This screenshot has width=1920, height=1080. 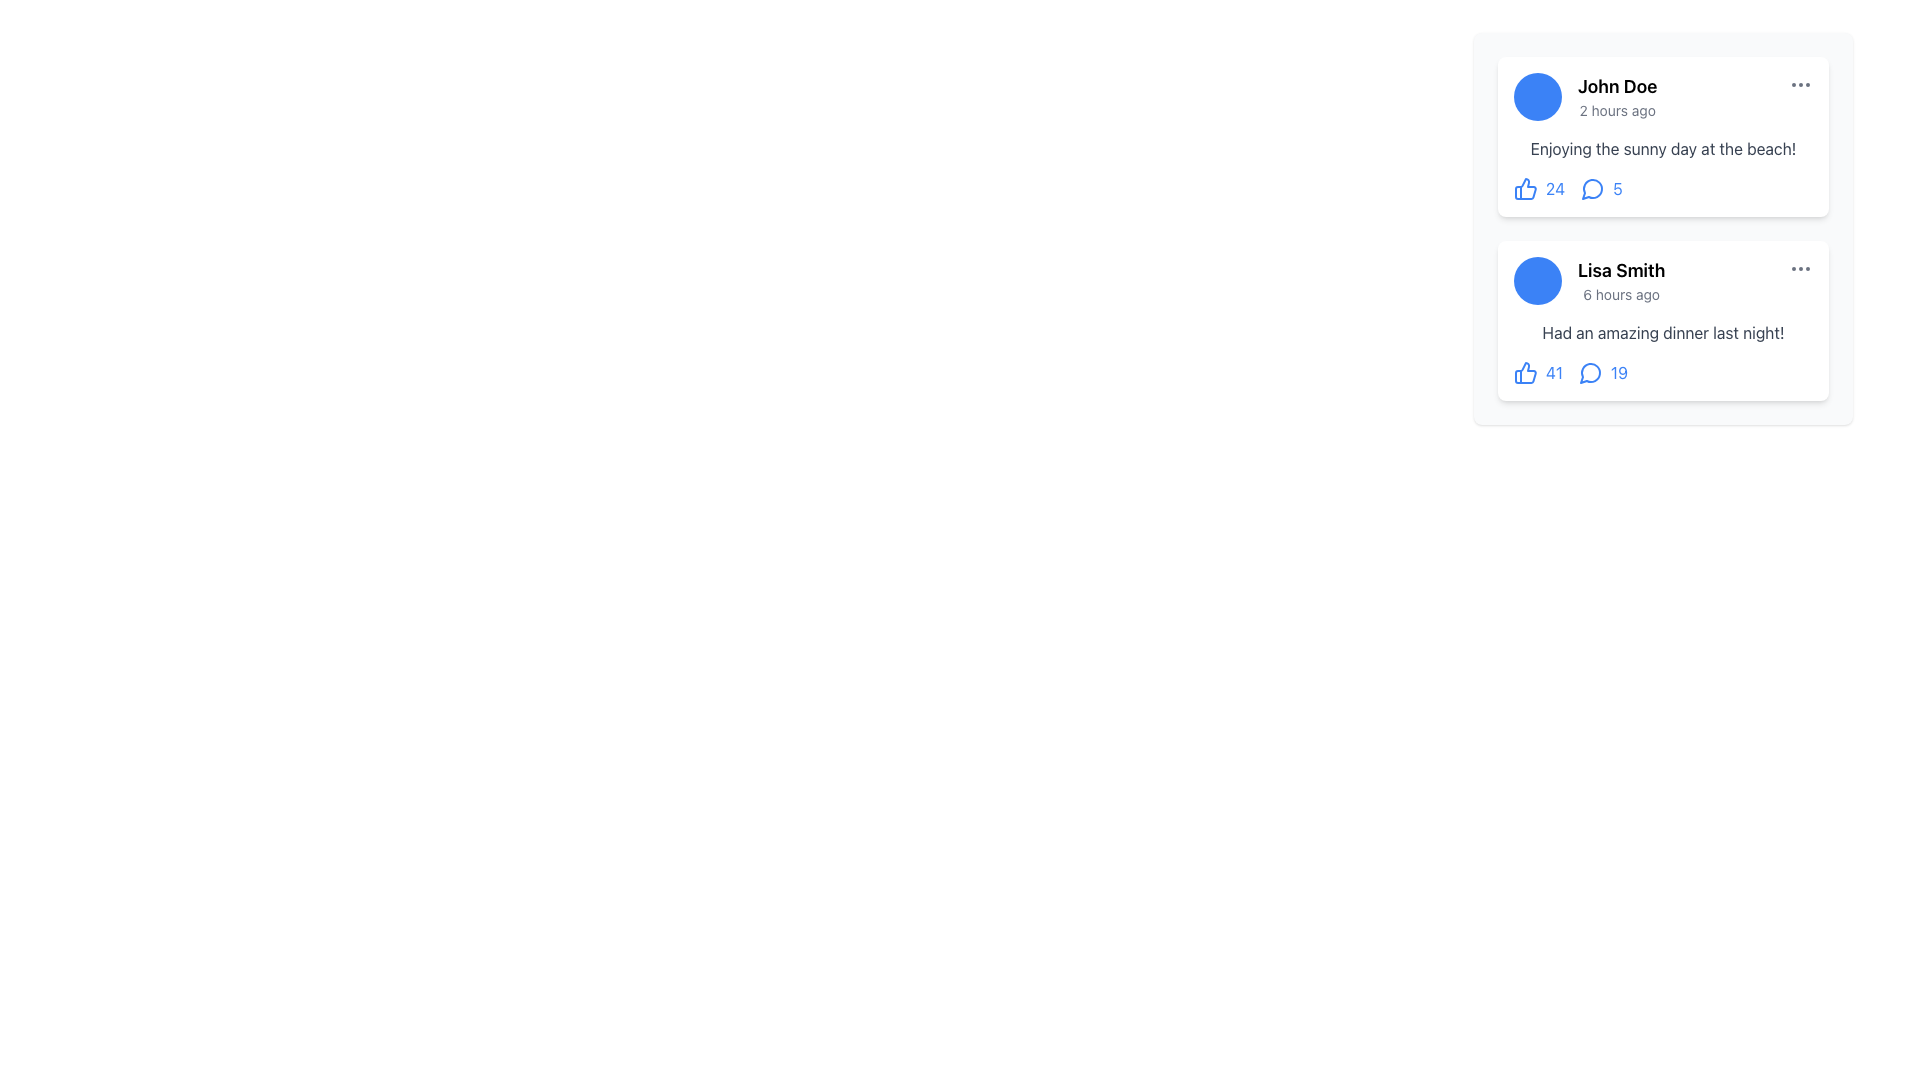 What do you see at coordinates (1588, 373) in the screenshot?
I see `the speech bubble icon button` at bounding box center [1588, 373].